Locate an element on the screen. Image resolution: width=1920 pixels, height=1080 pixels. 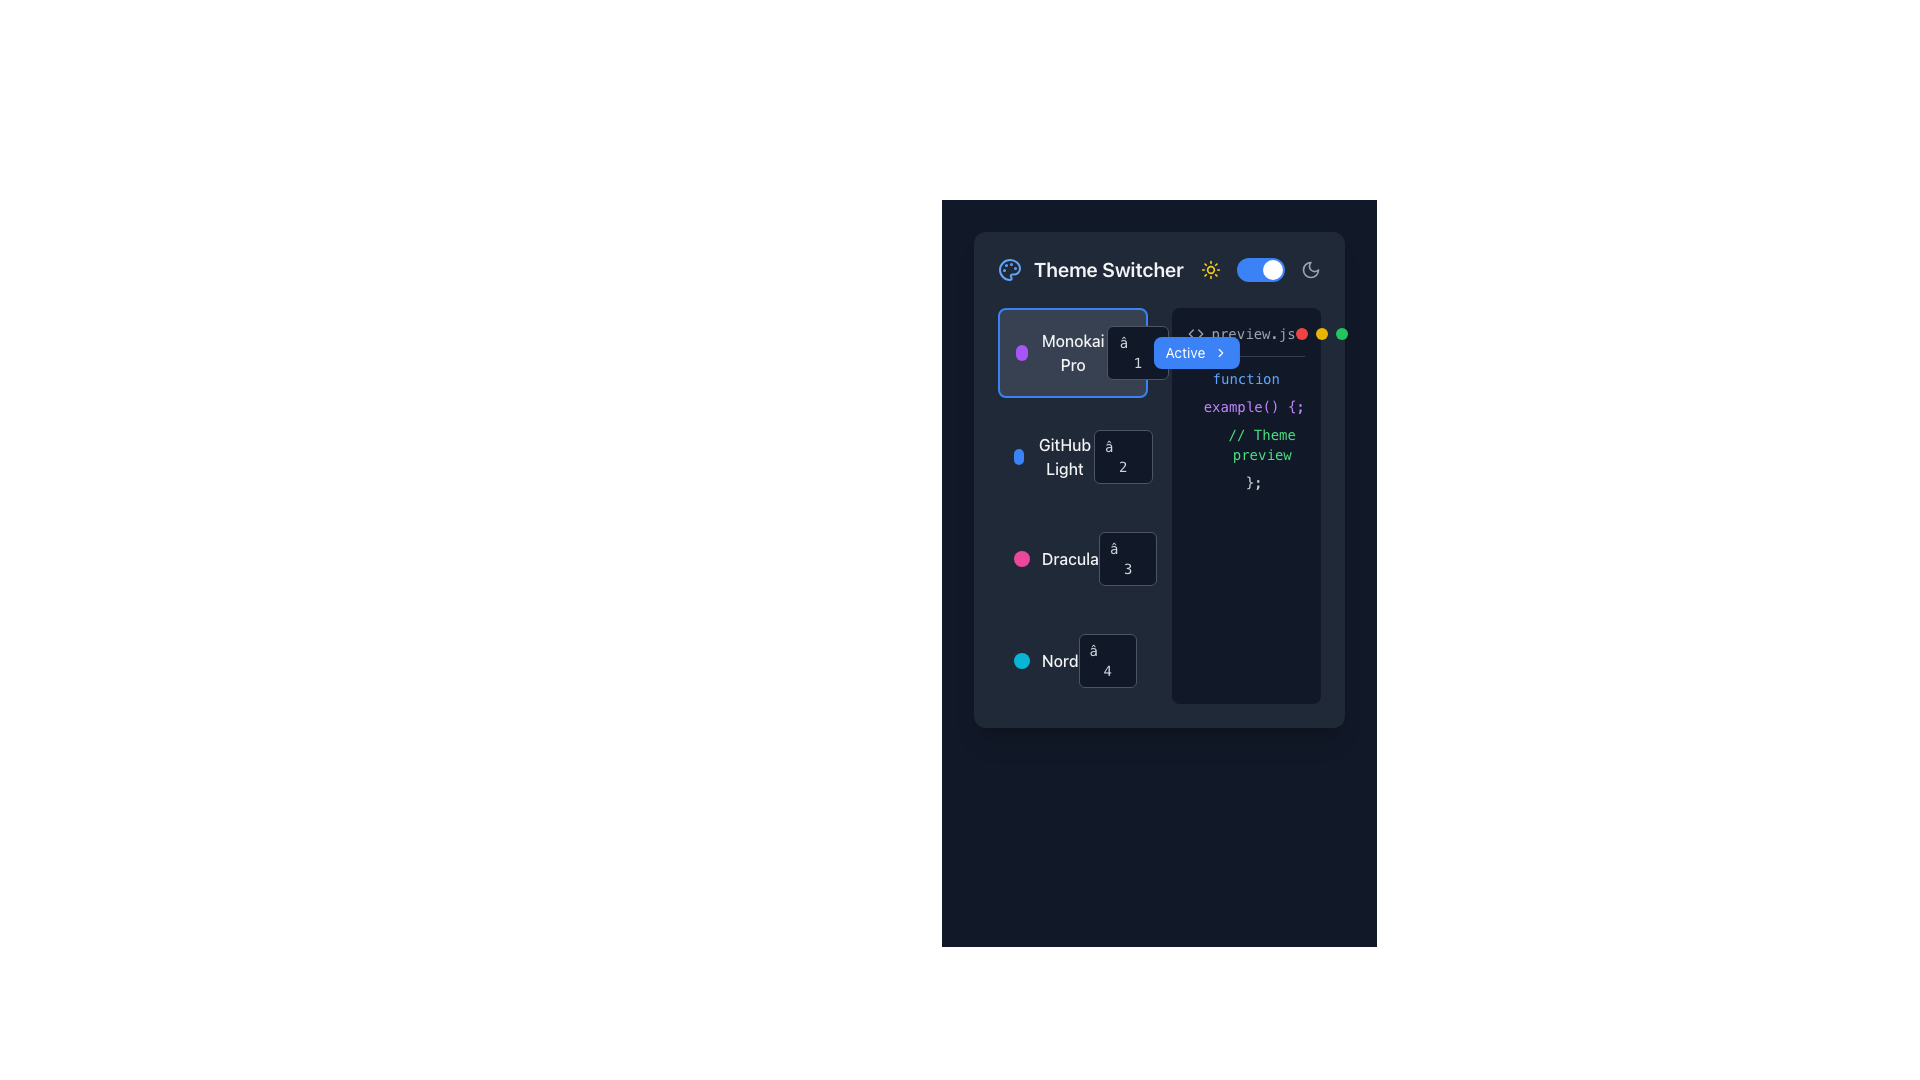
shortcut text displayed on the dark-colored rectangular label with rounded corners, featuring the text '⌘ 1' in light gray is located at coordinates (1137, 352).